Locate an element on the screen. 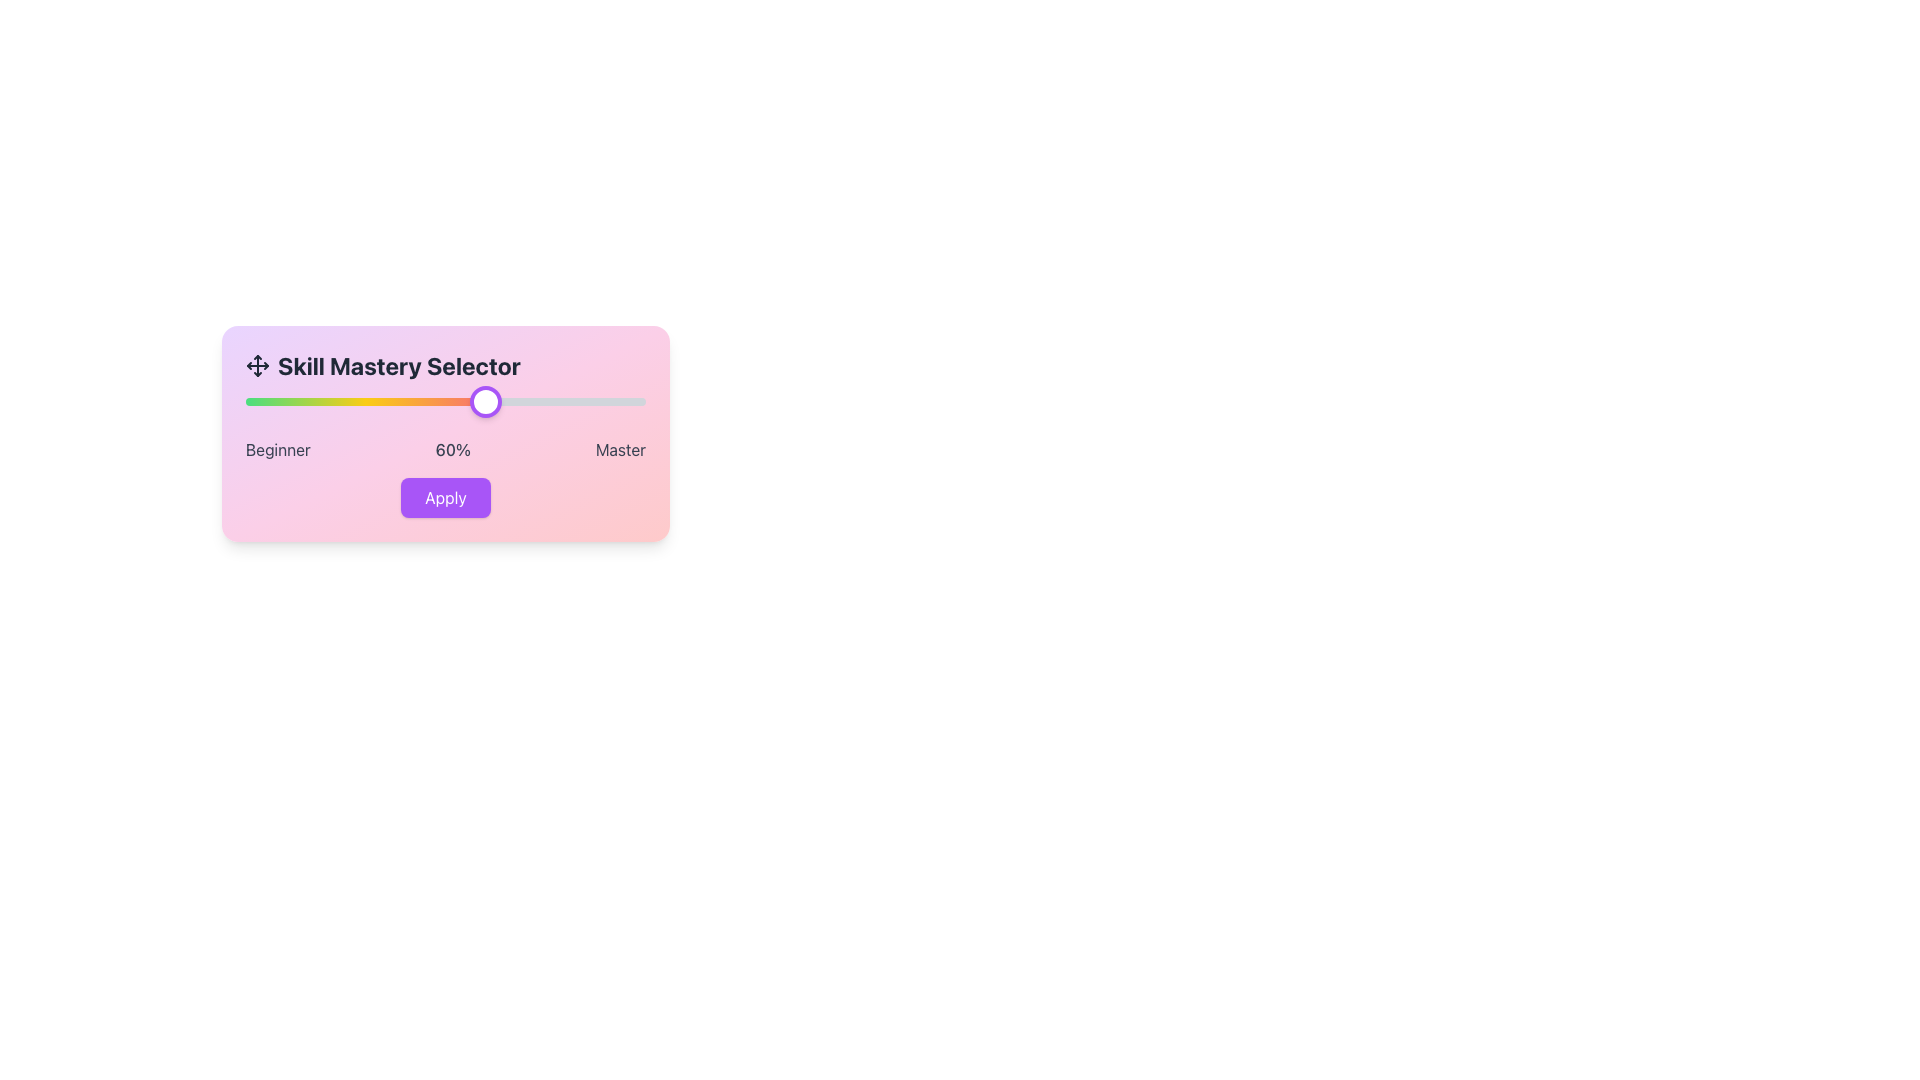 The width and height of the screenshot is (1920, 1080). the Skill Mastery level is located at coordinates (502, 401).